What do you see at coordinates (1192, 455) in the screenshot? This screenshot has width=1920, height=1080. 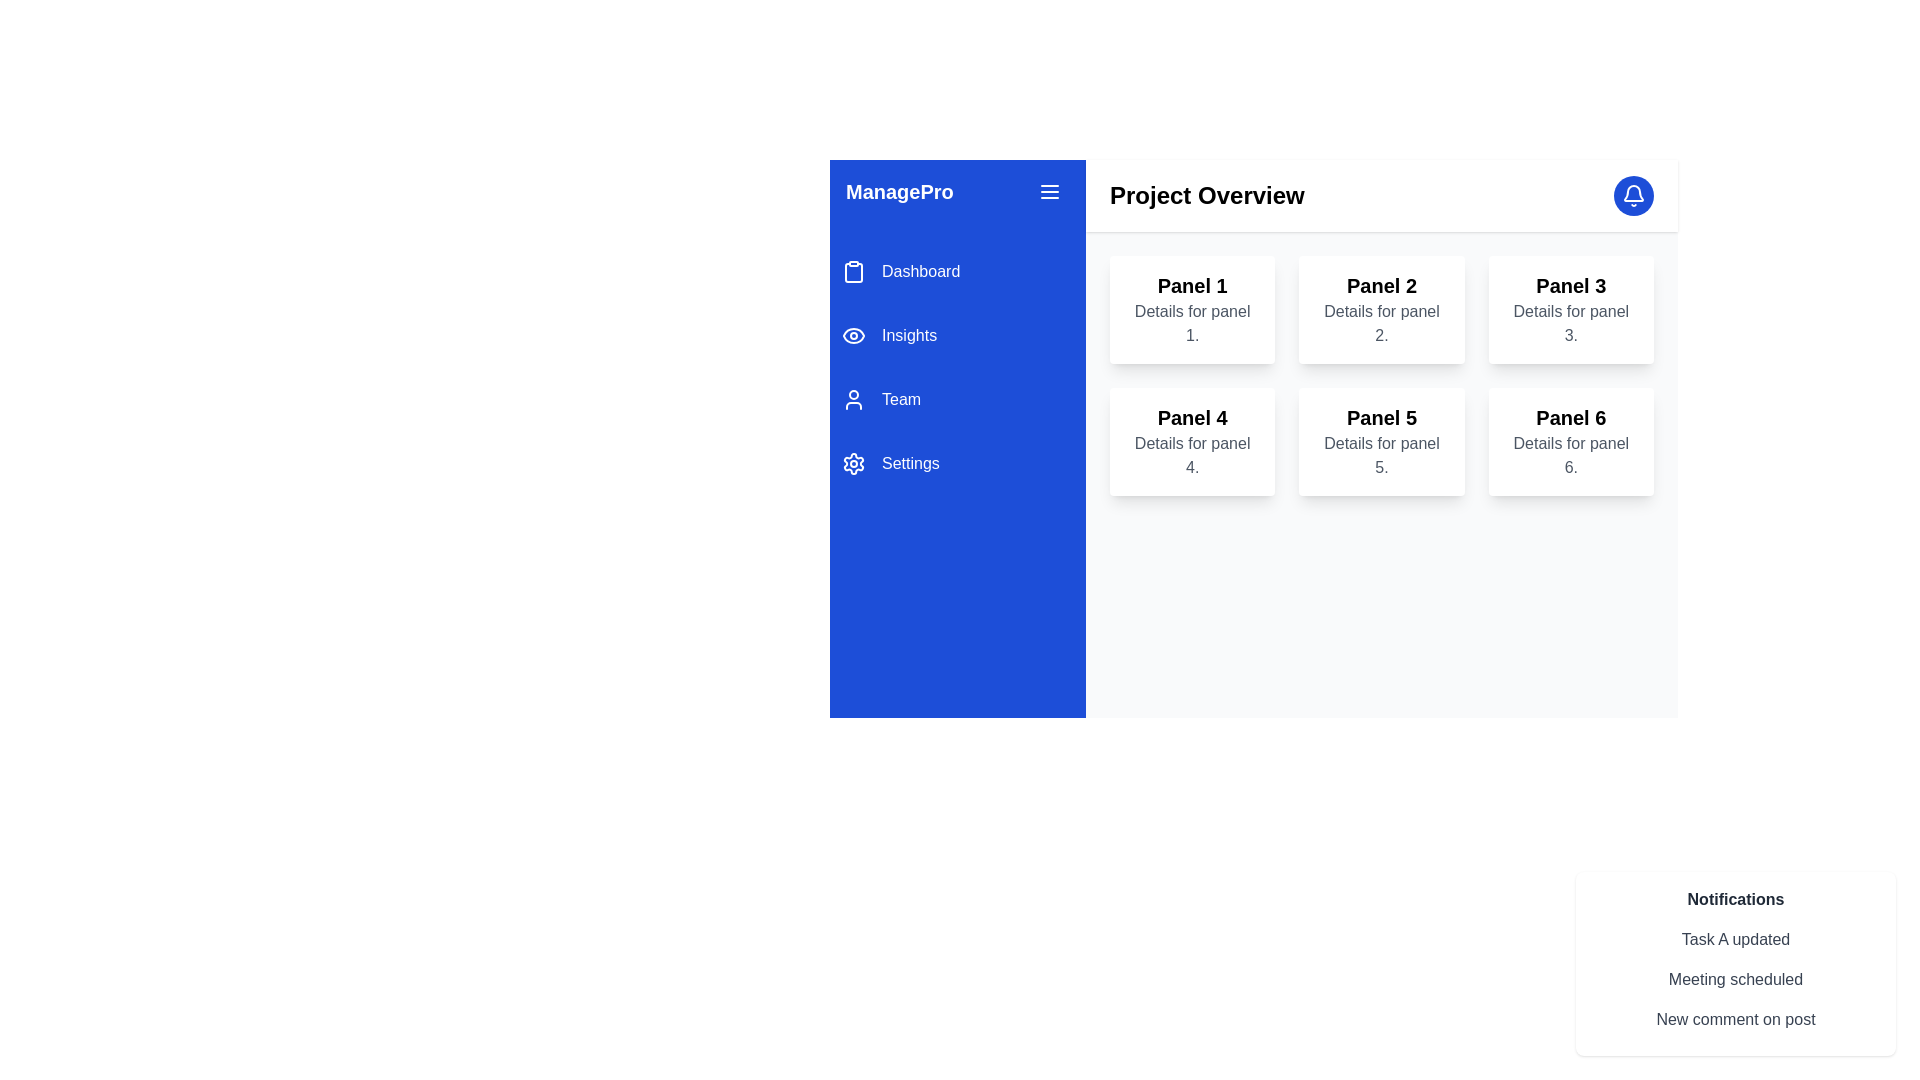 I see `the gray text label that says 'Details for panel 4.' located under the bold heading 'Panel 4' in the second row, first column of the grid layout` at bounding box center [1192, 455].